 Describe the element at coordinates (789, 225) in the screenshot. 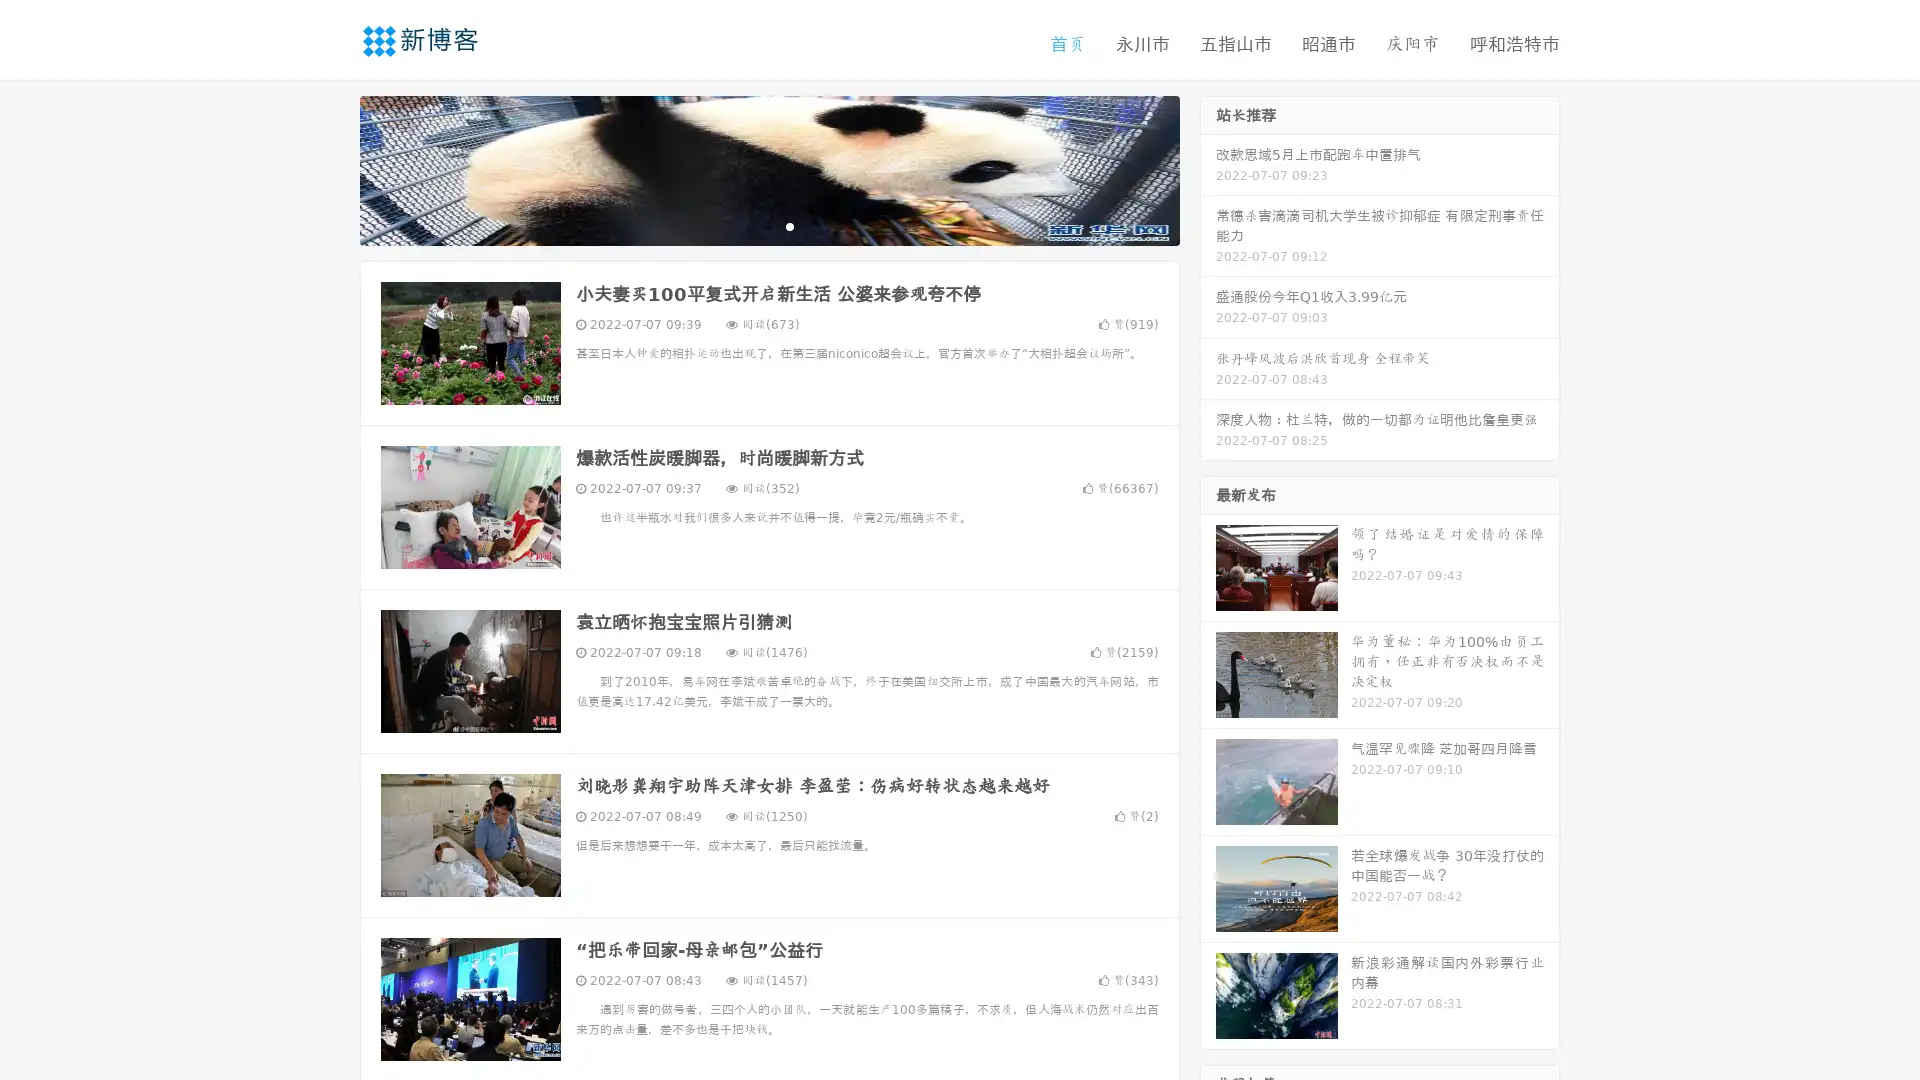

I see `Go to slide 3` at that location.